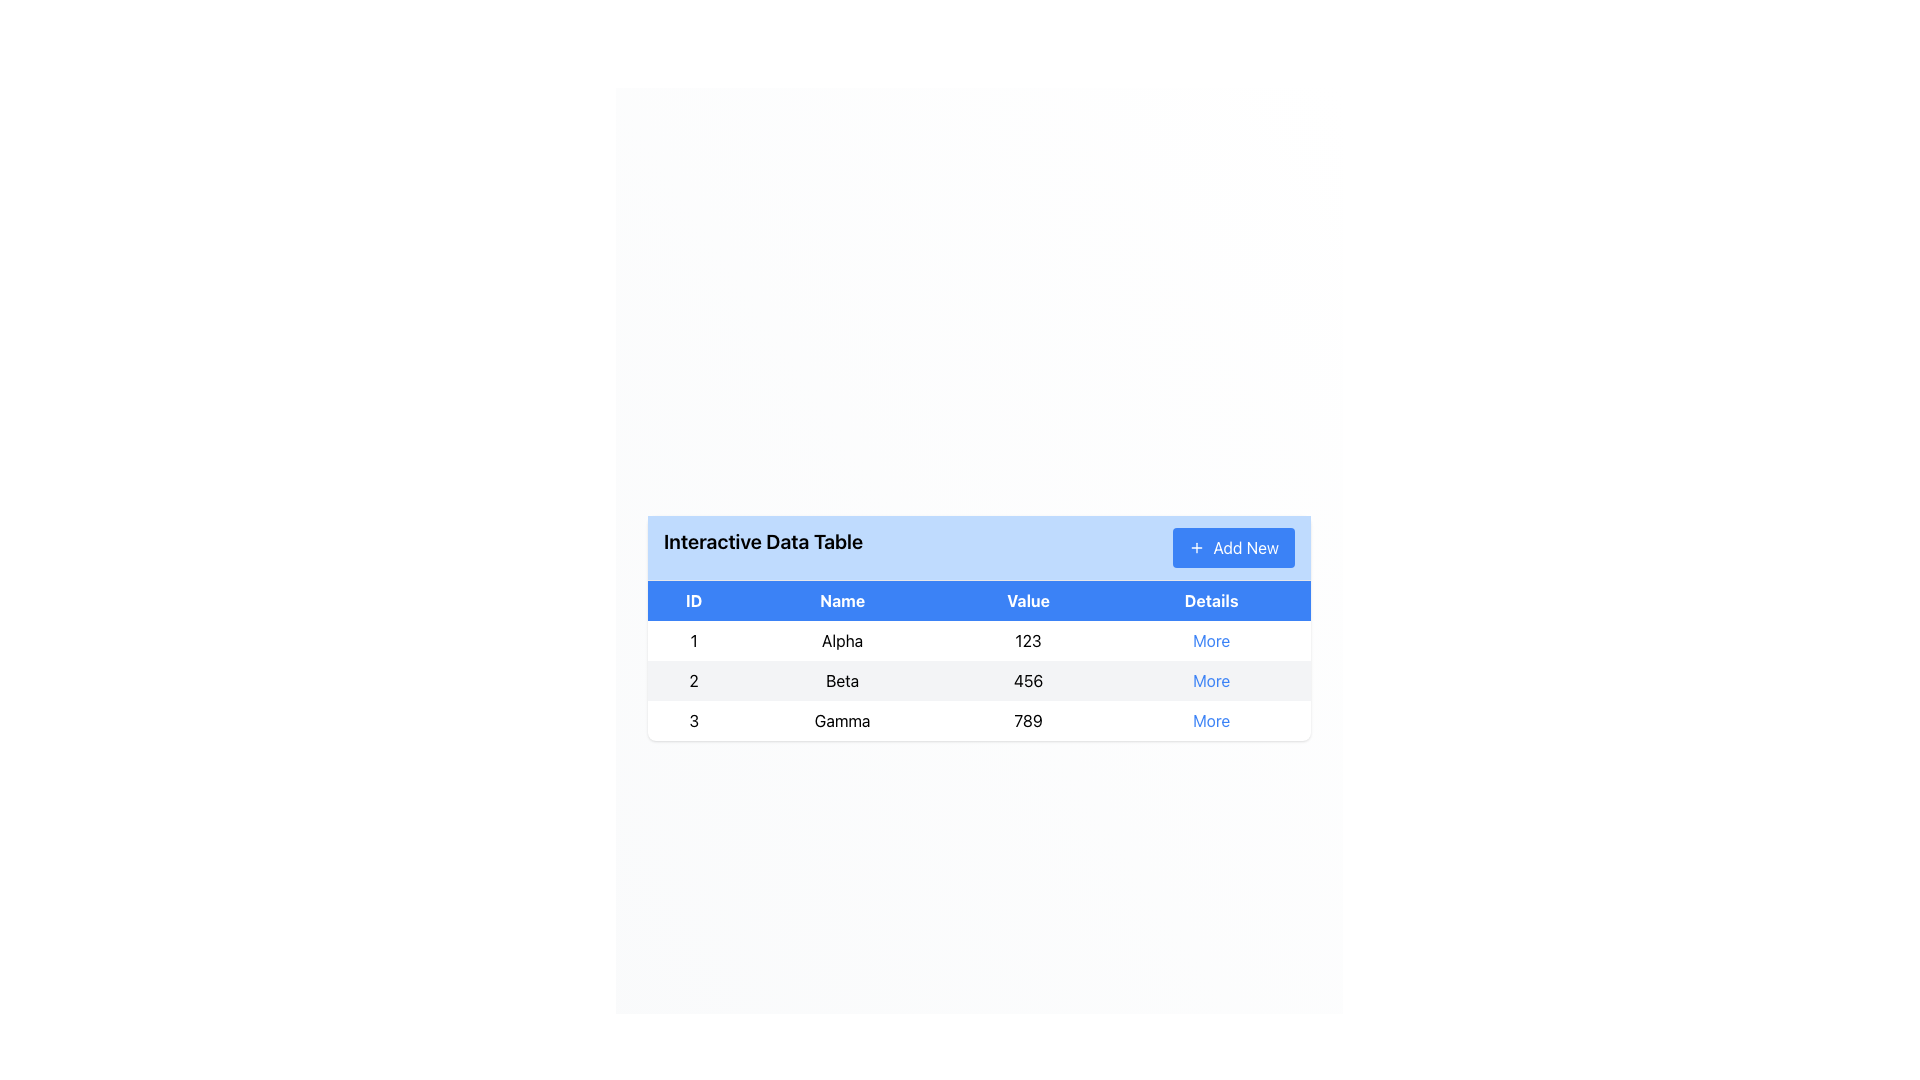  What do you see at coordinates (1233, 547) in the screenshot?
I see `the 'Add New' button located in the top-right corner of the header section above the data table` at bounding box center [1233, 547].